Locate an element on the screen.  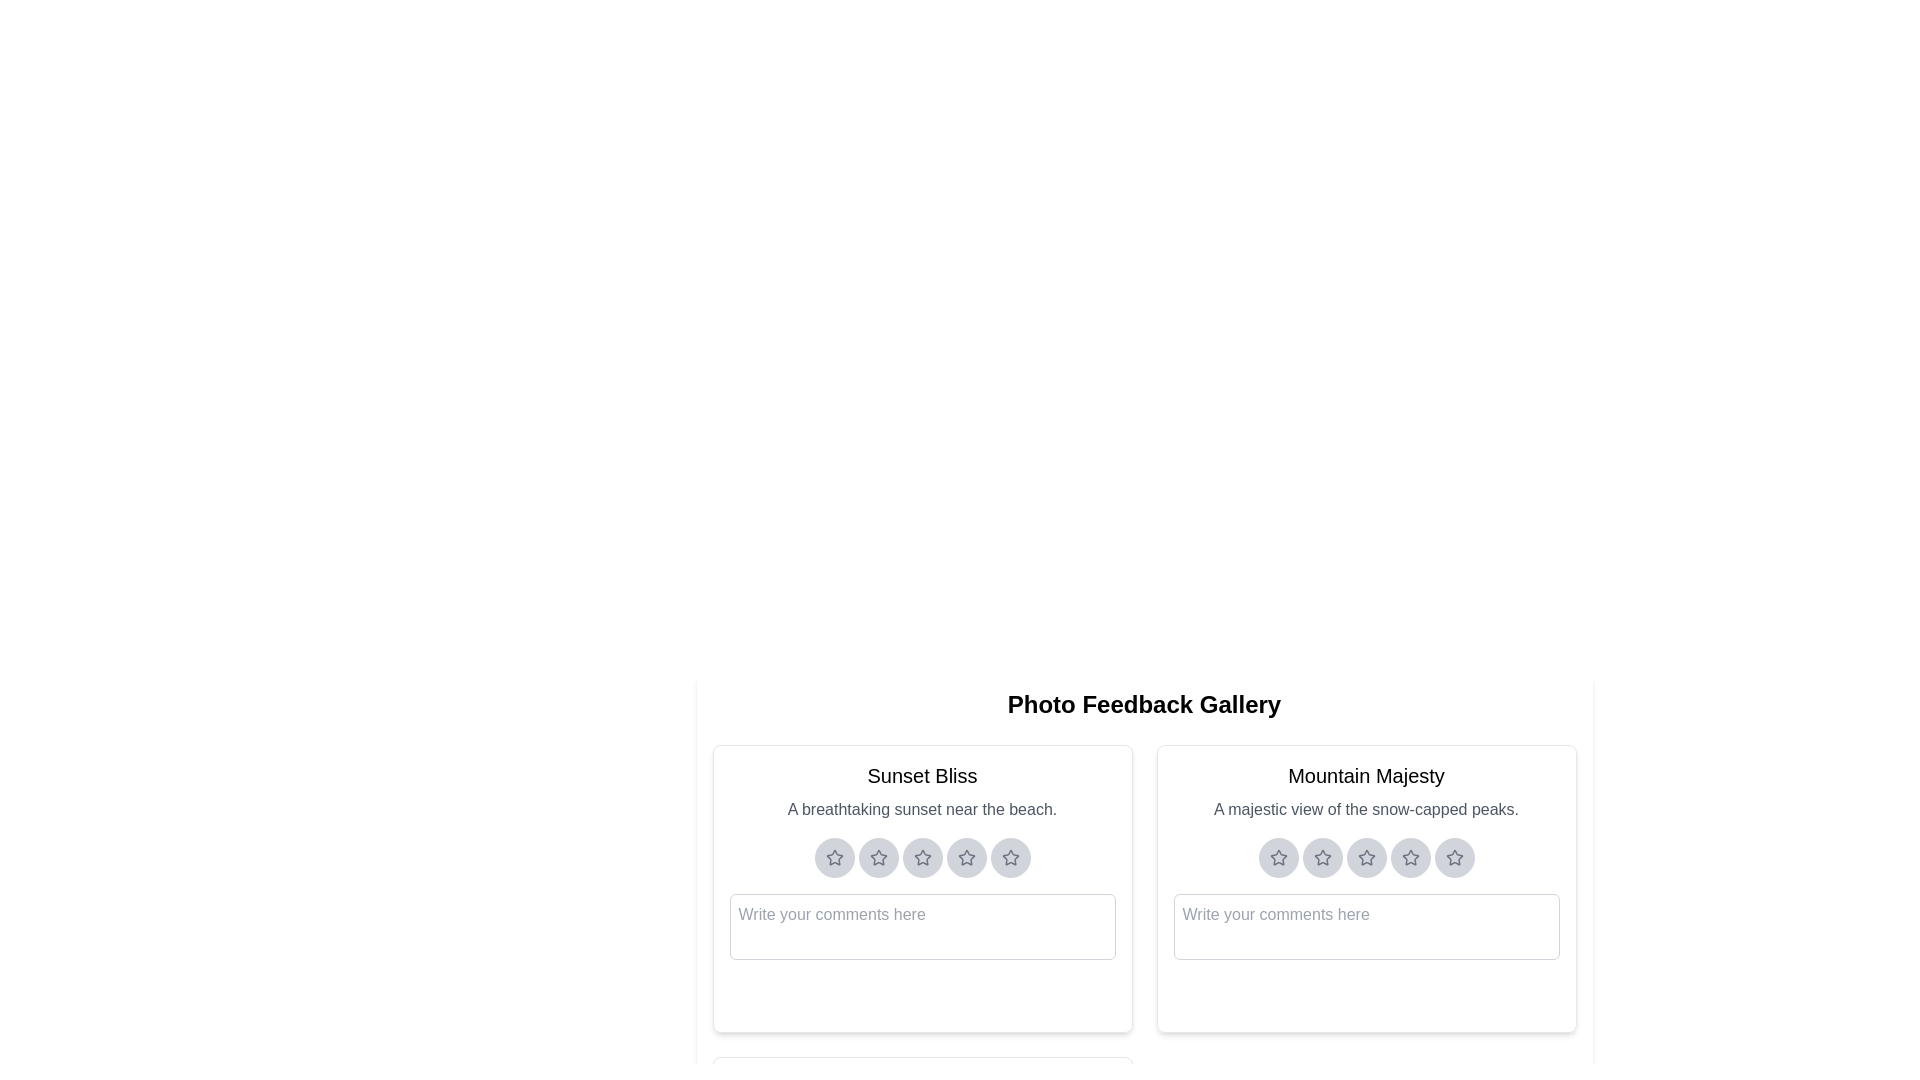
the second star-shaped rating icon with a gray outline in the 5-star rating group for the item 'Sunset Bliss' to assign a rating is located at coordinates (878, 856).